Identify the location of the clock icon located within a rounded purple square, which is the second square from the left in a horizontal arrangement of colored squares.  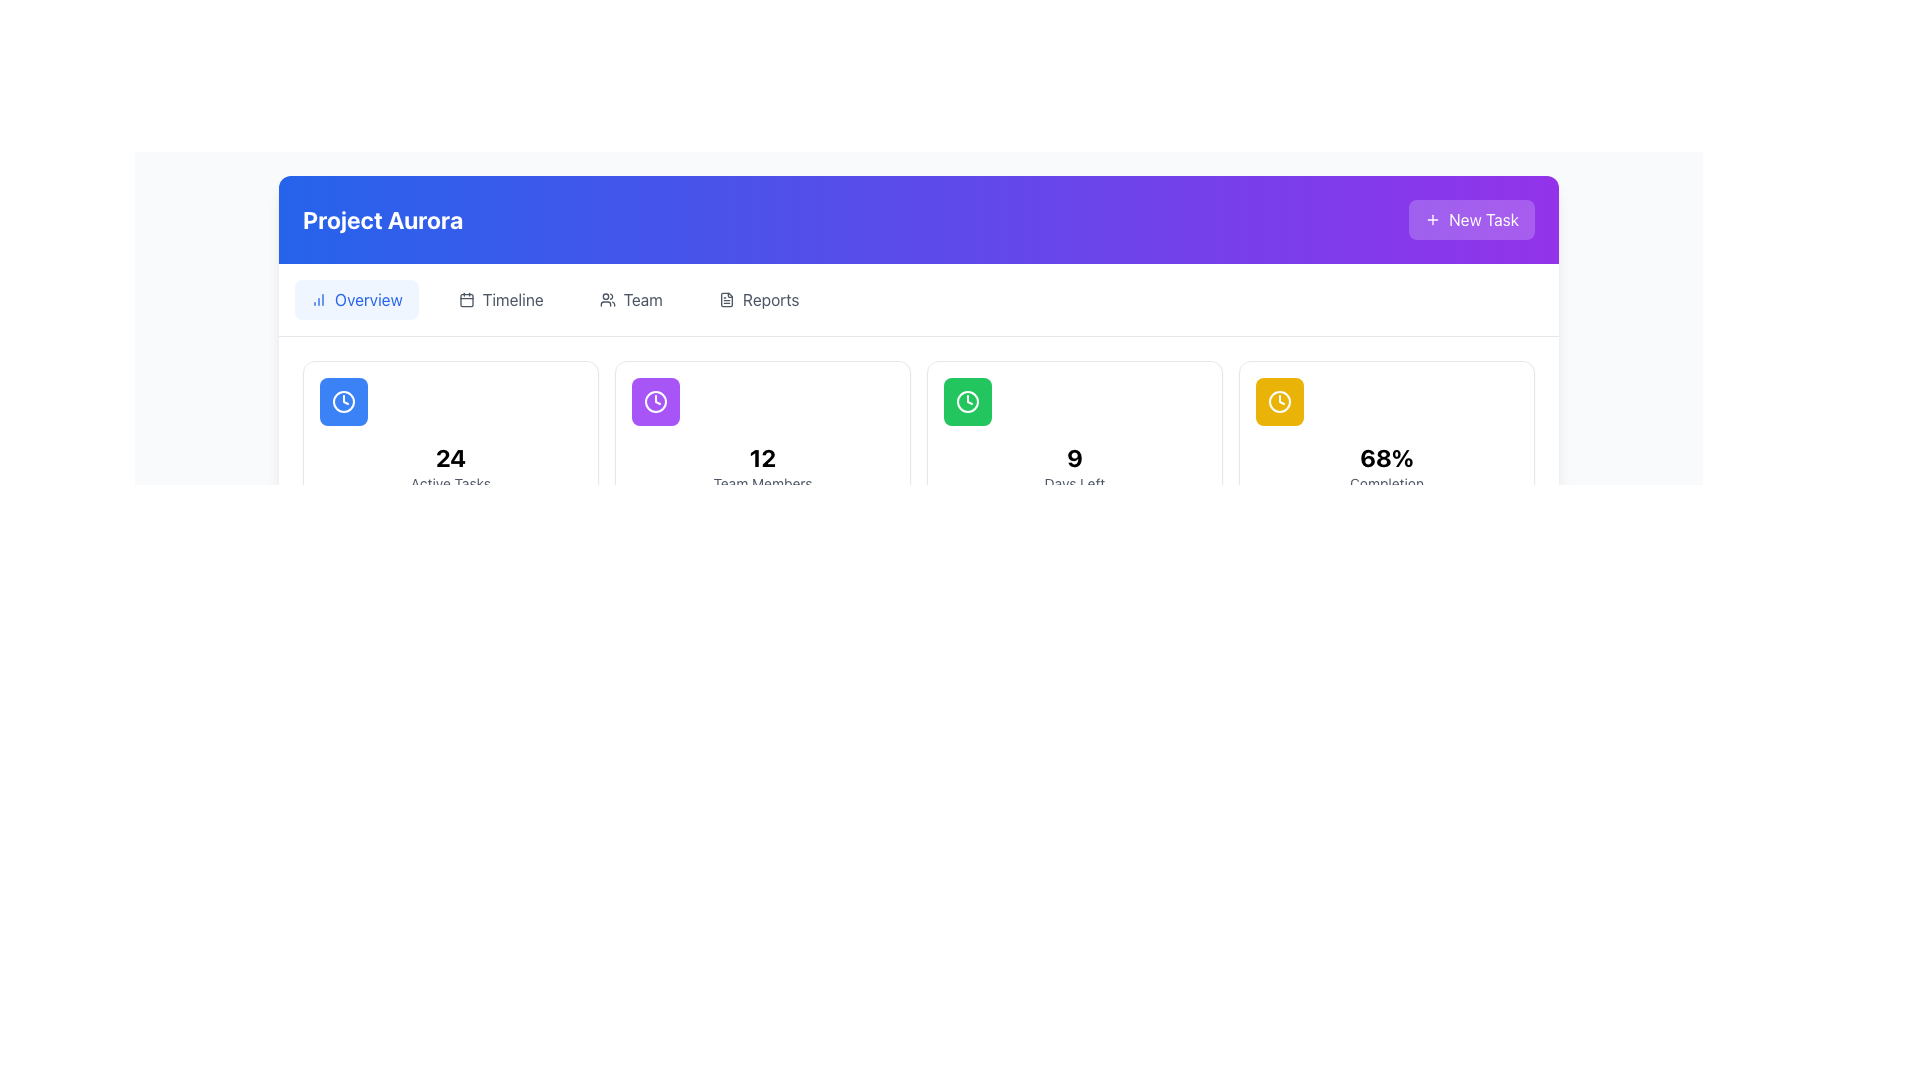
(656, 401).